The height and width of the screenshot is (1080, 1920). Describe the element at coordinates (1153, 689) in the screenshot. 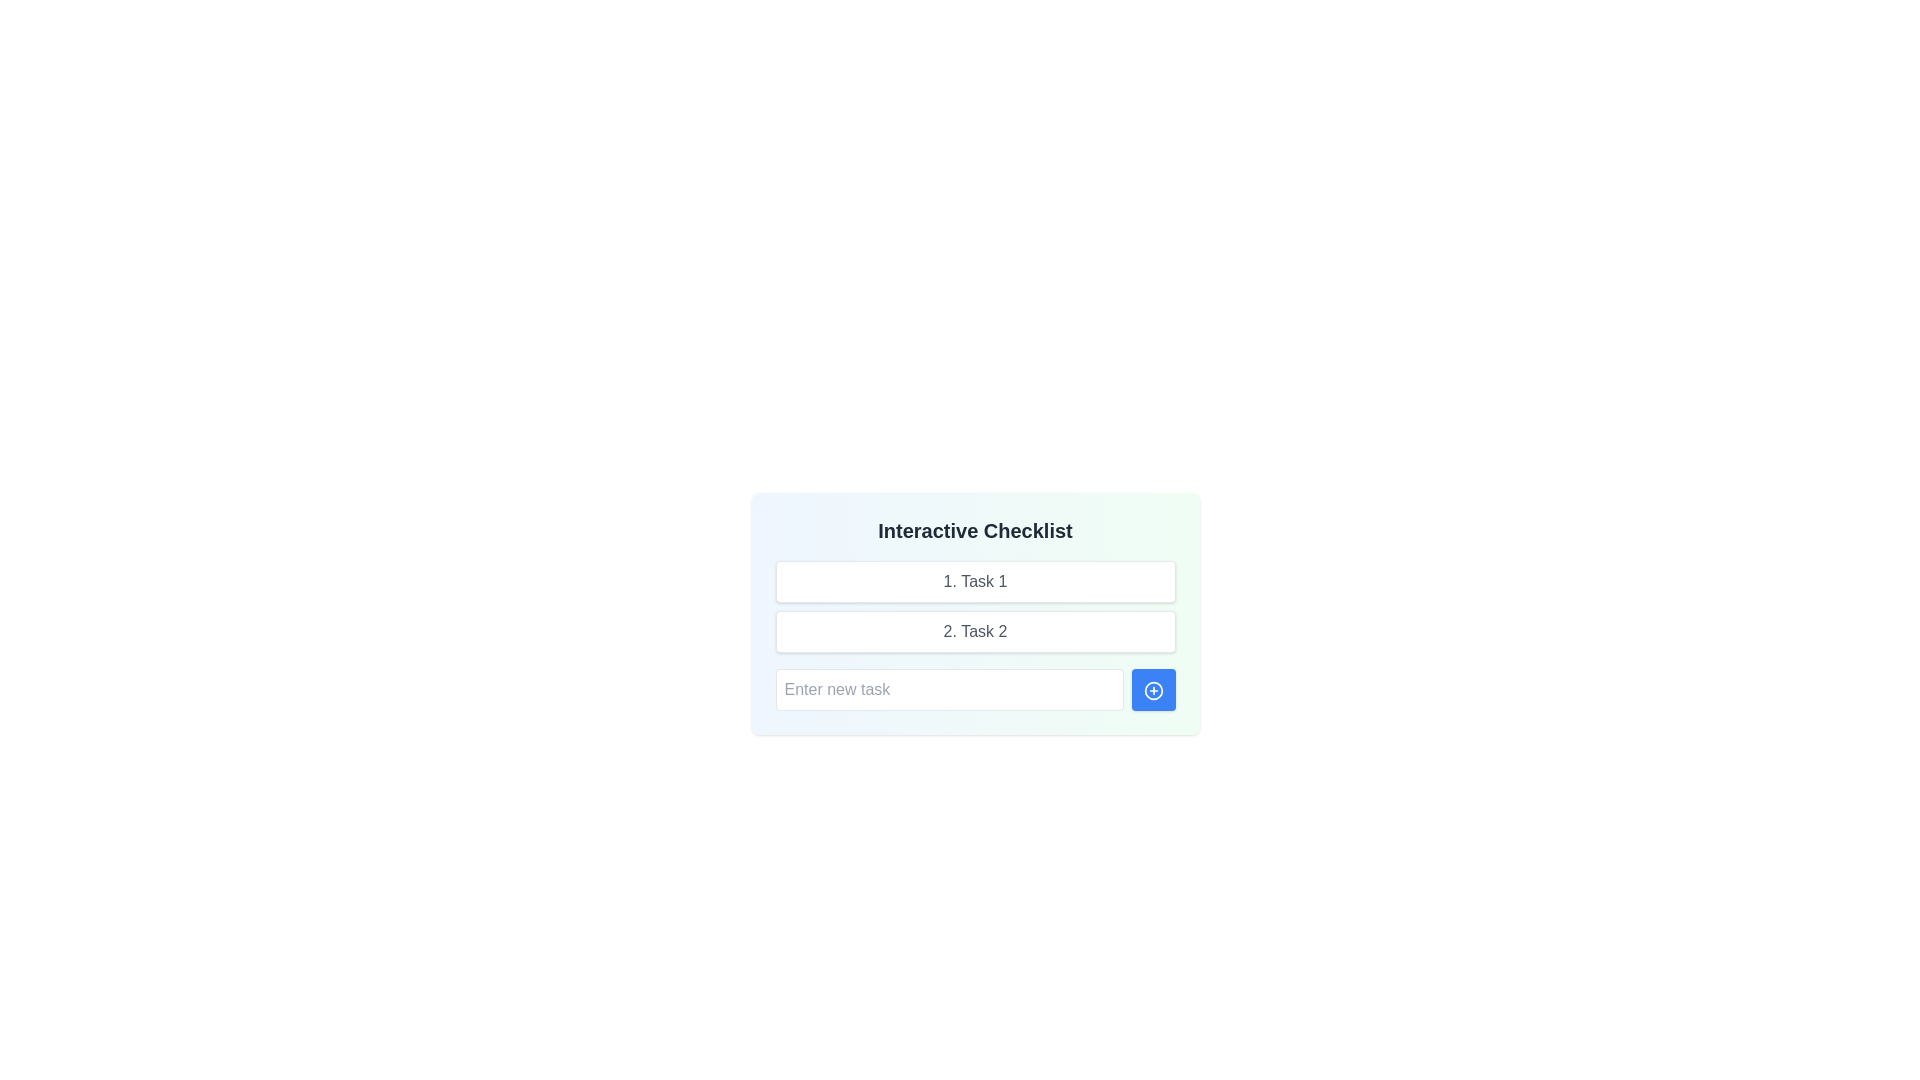

I see `the circular interactive icon with a blue border and a plus symbol inside, located at the right end of an input field below the checklist items labeled '1. Task 1' and '2. Task 2'` at that location.